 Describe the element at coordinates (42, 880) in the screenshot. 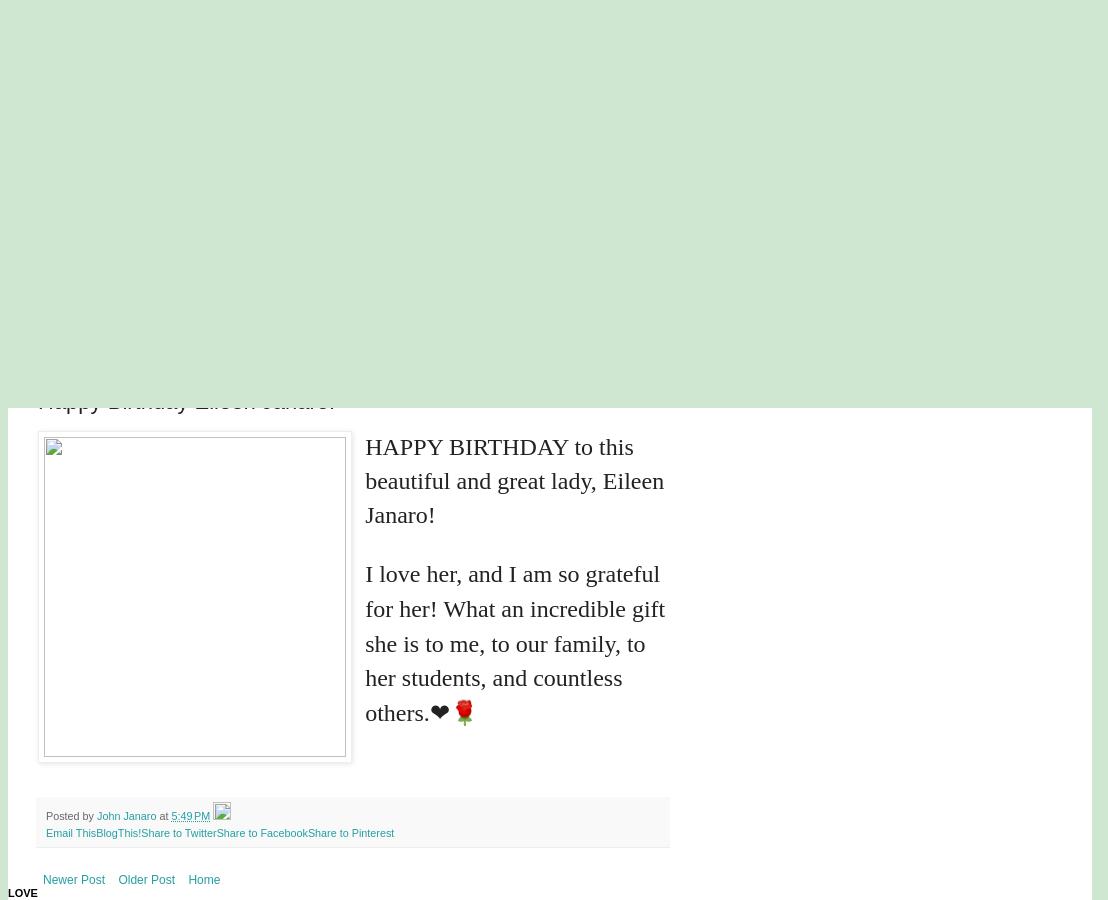

I see `'Newer Post'` at that location.